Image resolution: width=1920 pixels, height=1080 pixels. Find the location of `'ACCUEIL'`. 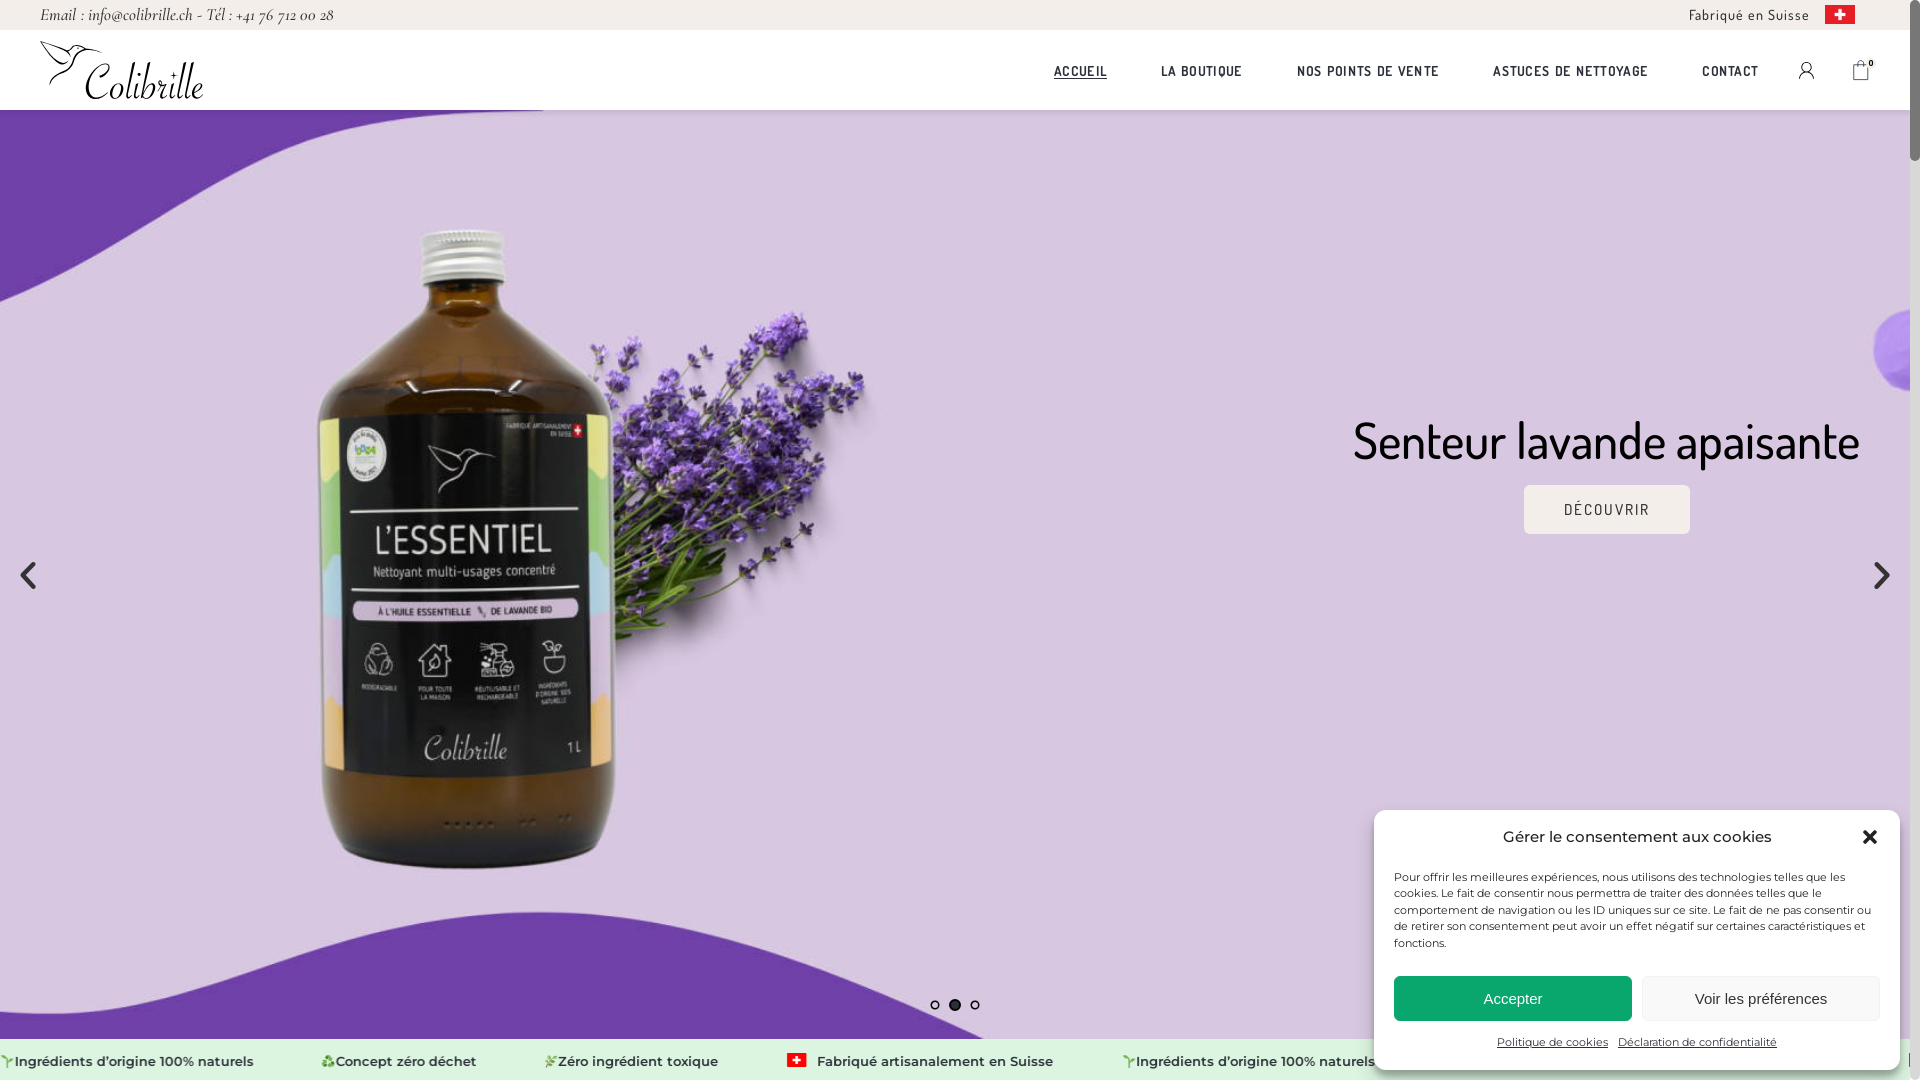

'ACCUEIL' is located at coordinates (1053, 68).